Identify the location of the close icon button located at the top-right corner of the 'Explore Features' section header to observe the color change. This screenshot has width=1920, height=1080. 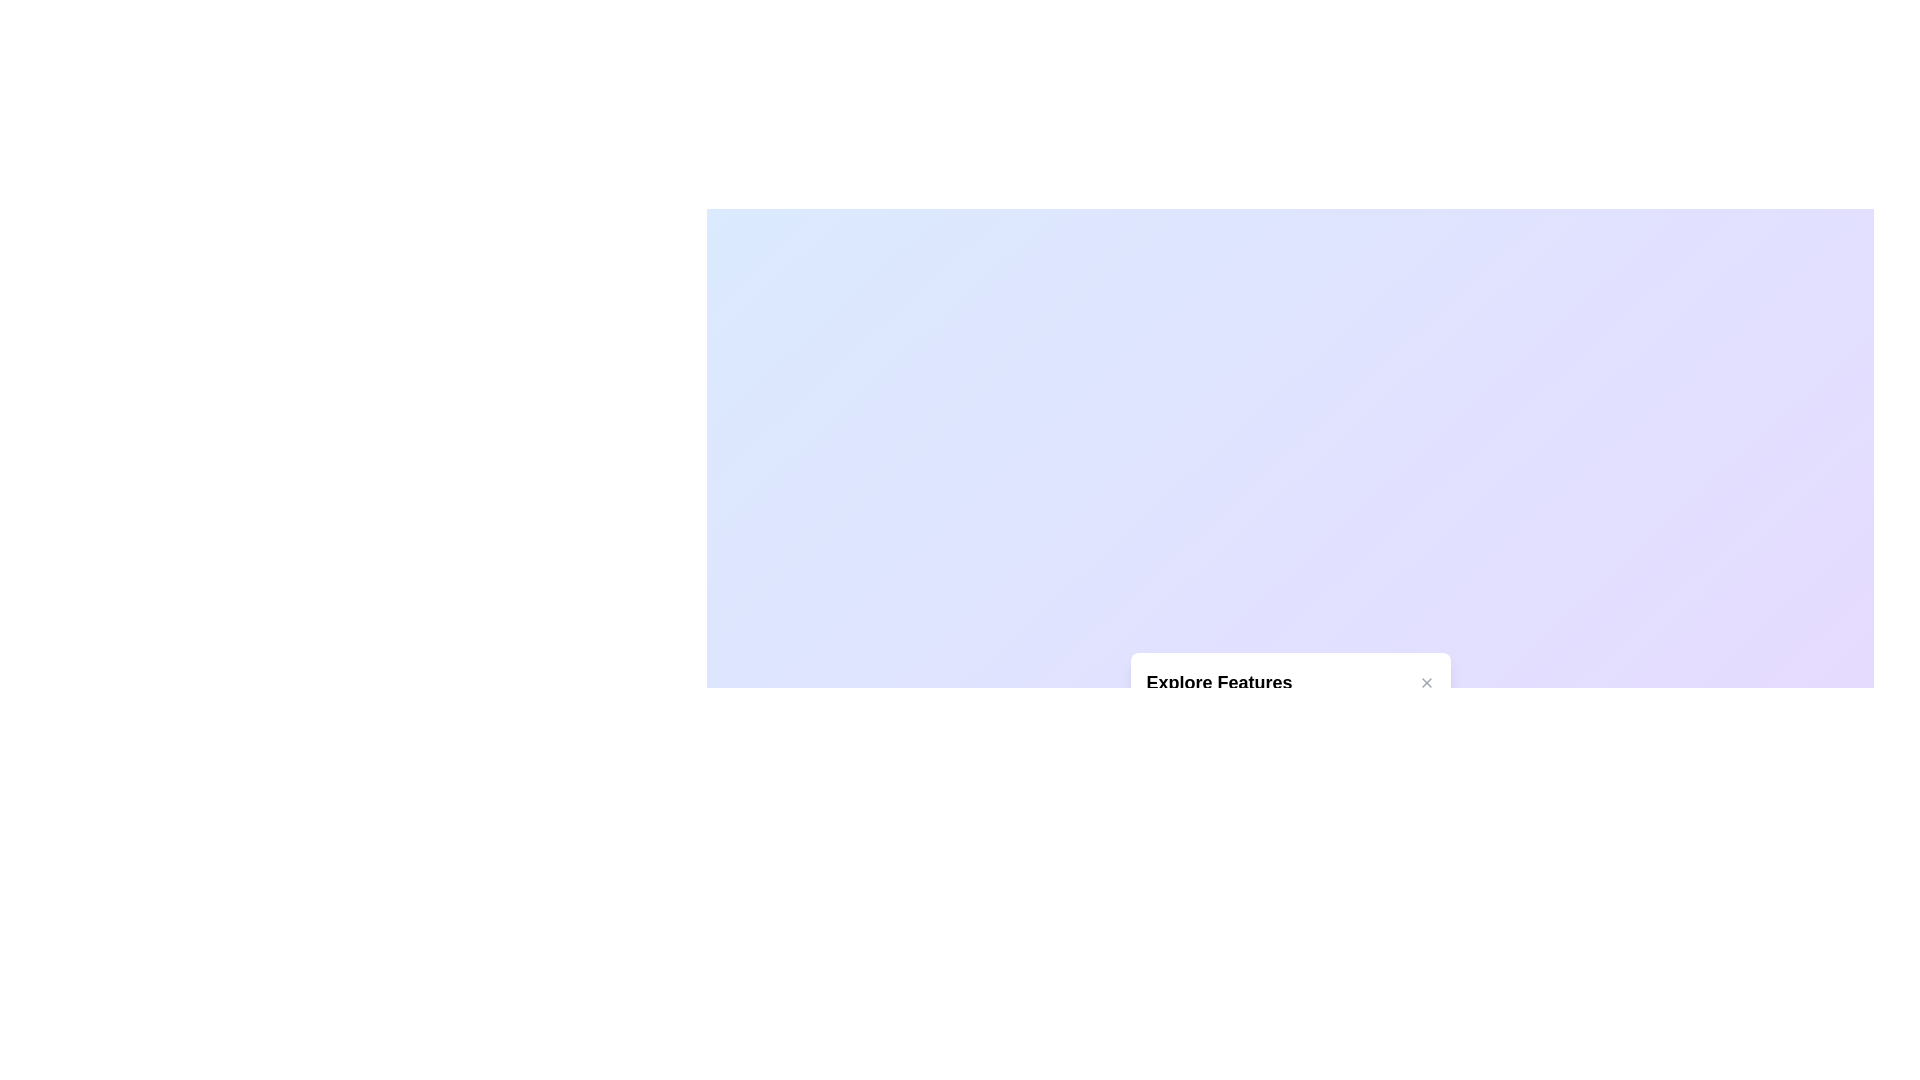
(1425, 681).